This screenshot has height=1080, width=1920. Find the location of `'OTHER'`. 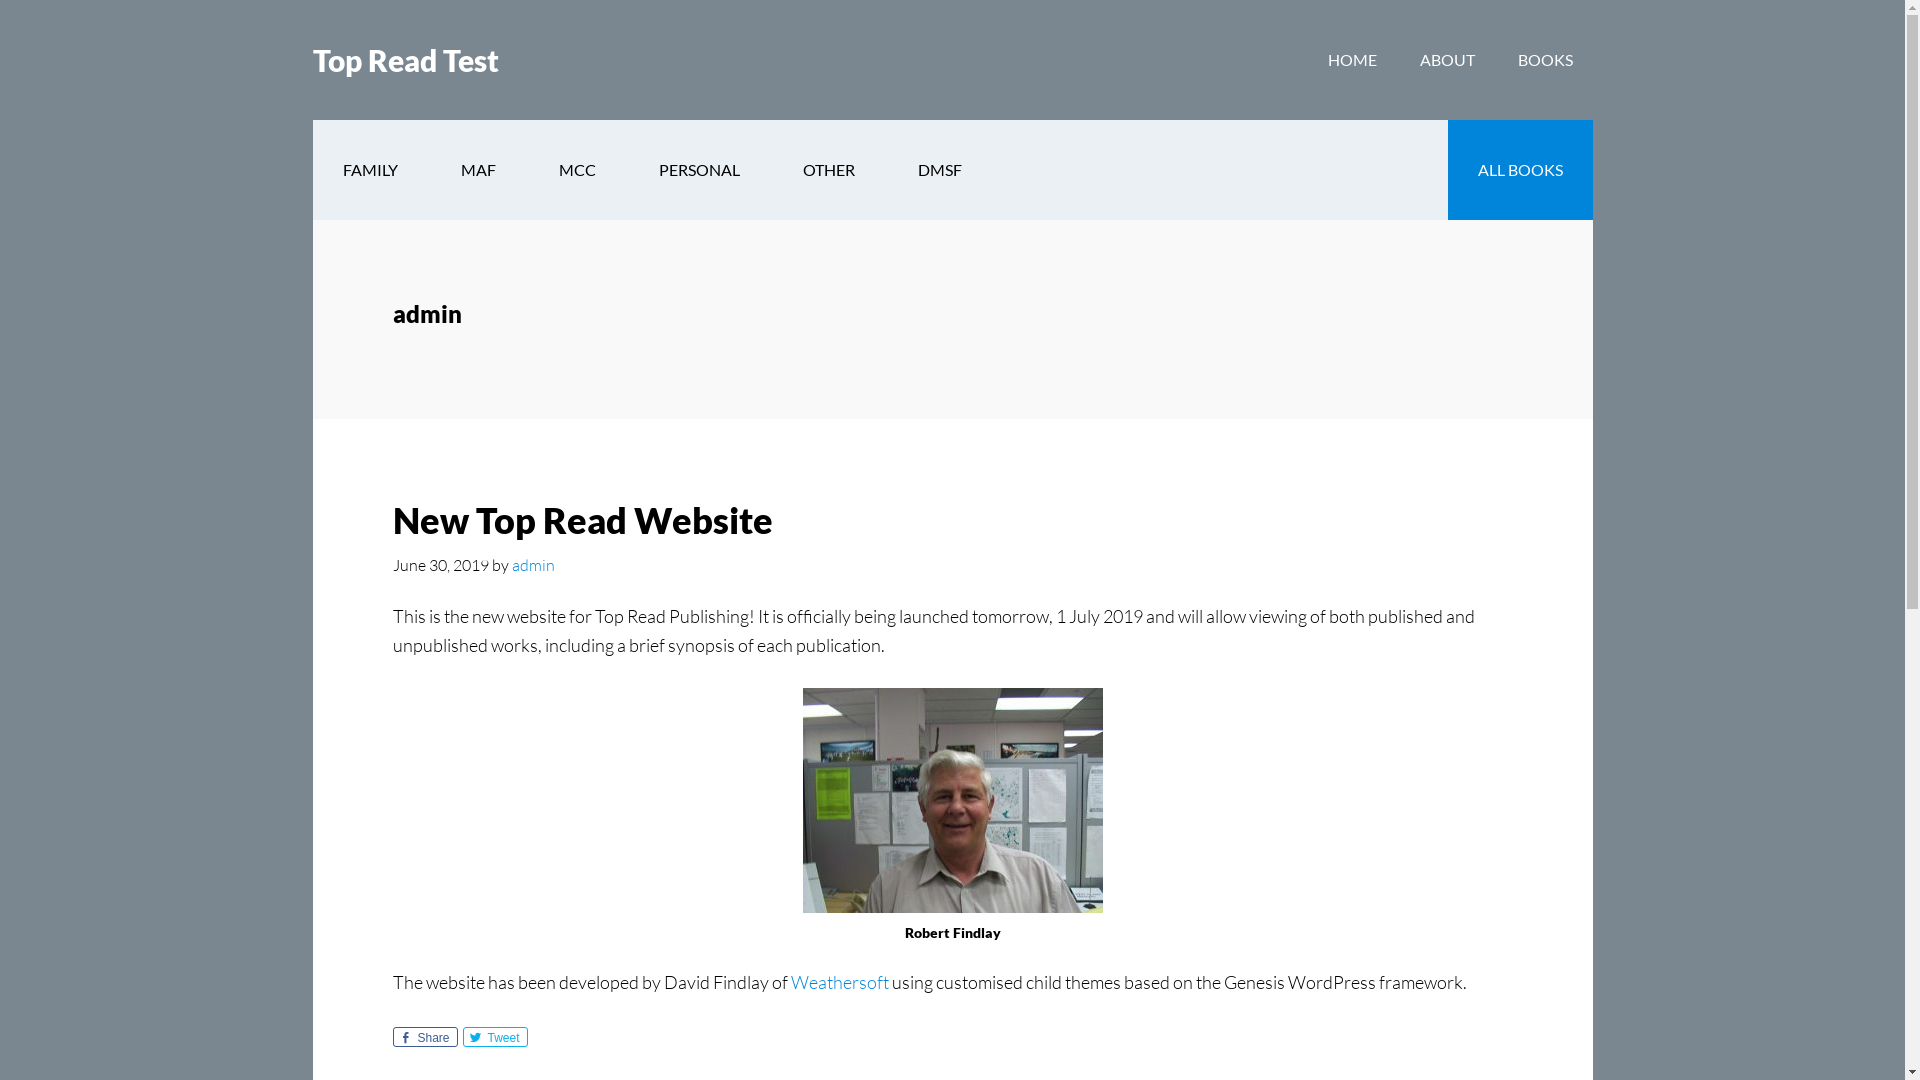

'OTHER' is located at coordinates (828, 168).